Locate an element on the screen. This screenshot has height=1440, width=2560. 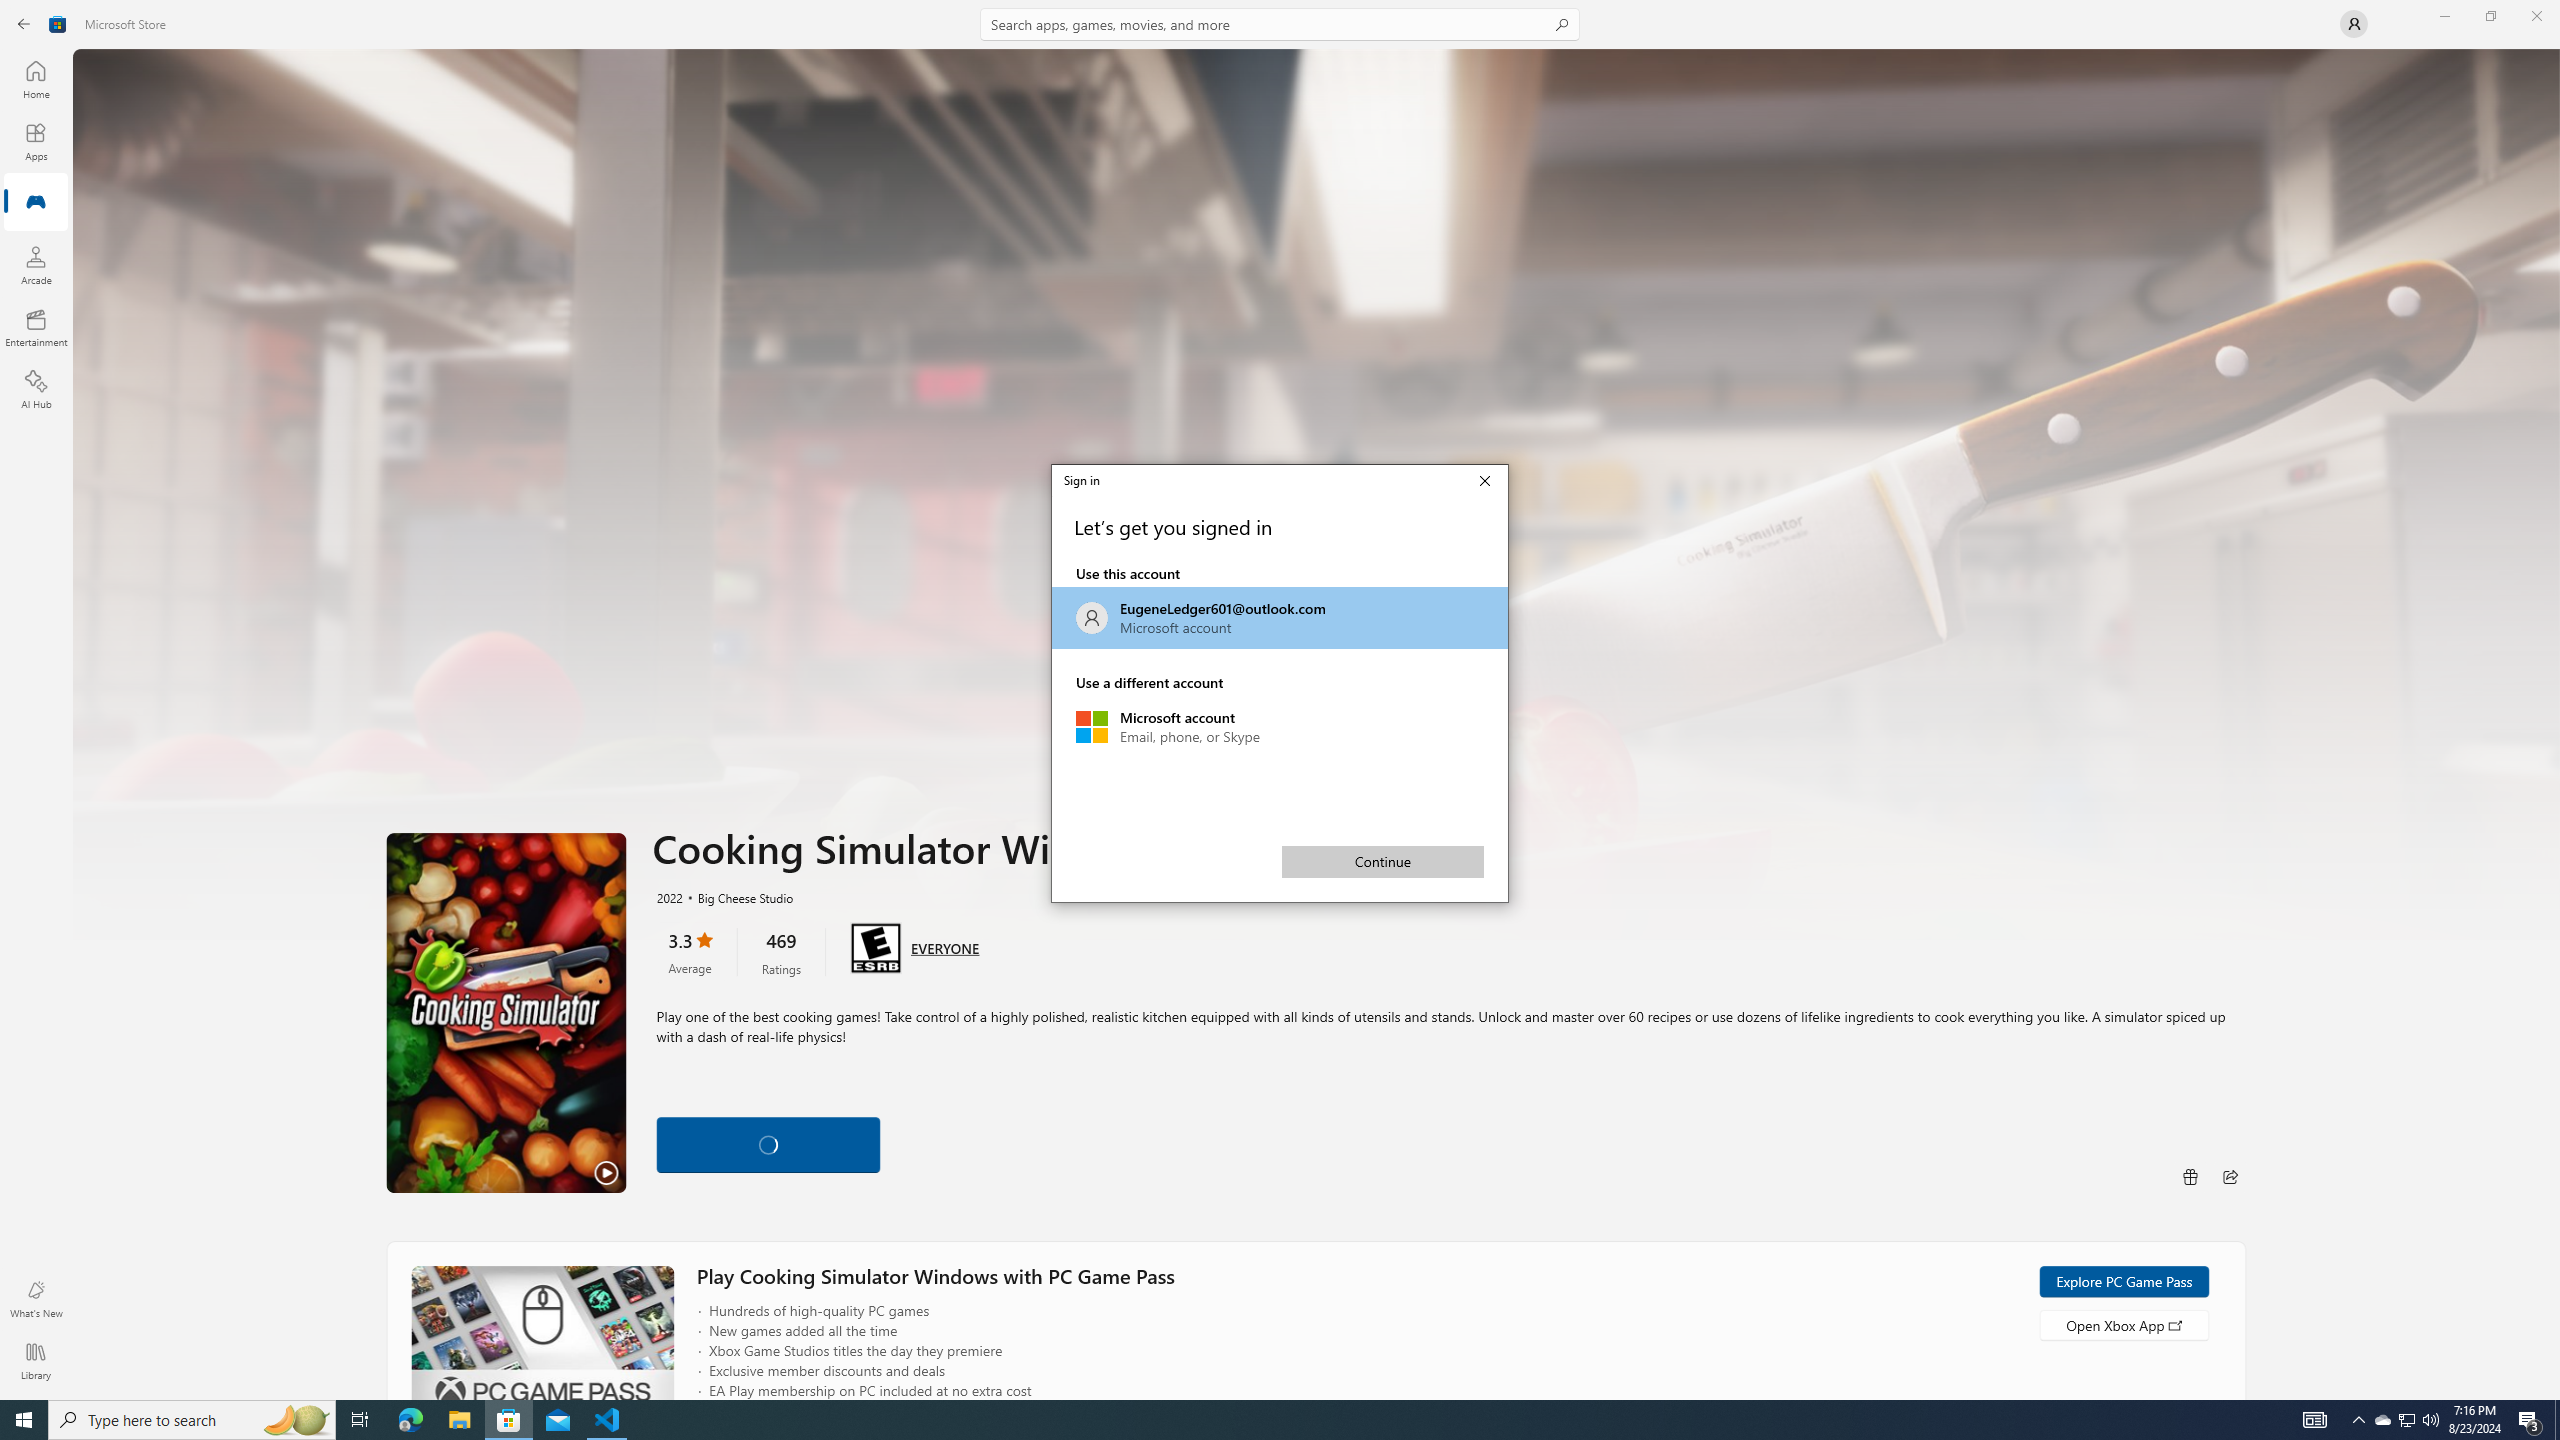
'AutomationID: 4105' is located at coordinates (2315, 1418).